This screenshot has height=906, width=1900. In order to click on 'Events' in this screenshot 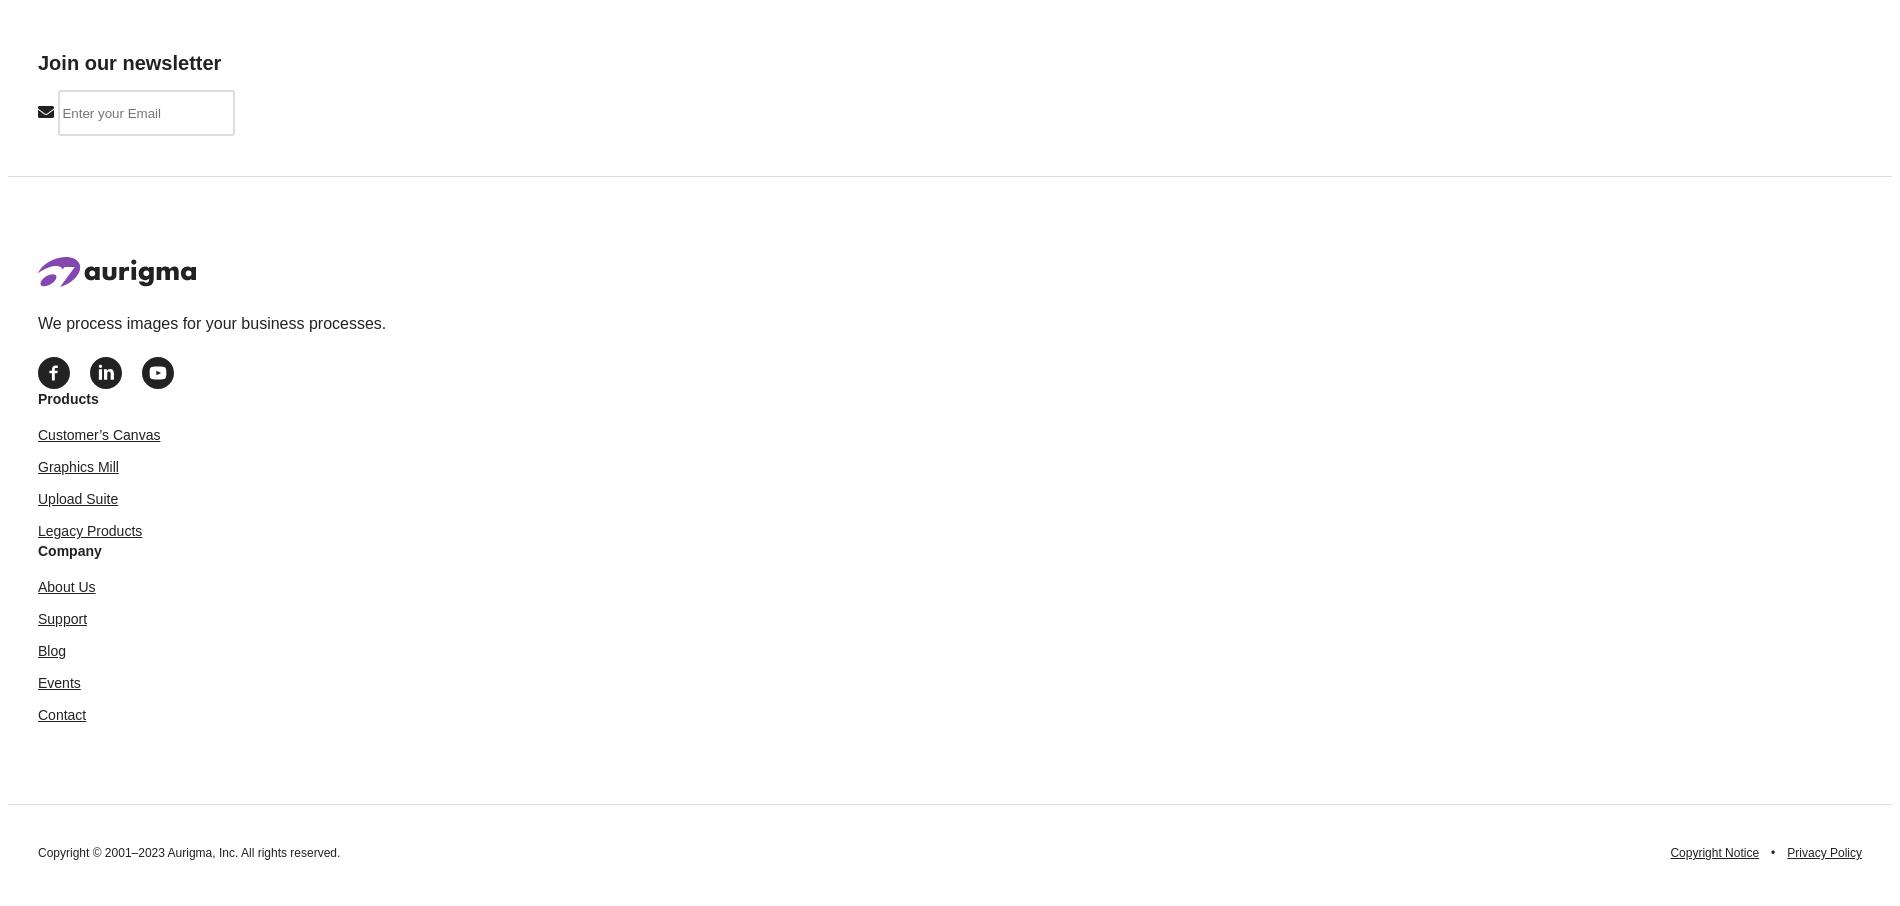, I will do `click(59, 683)`.